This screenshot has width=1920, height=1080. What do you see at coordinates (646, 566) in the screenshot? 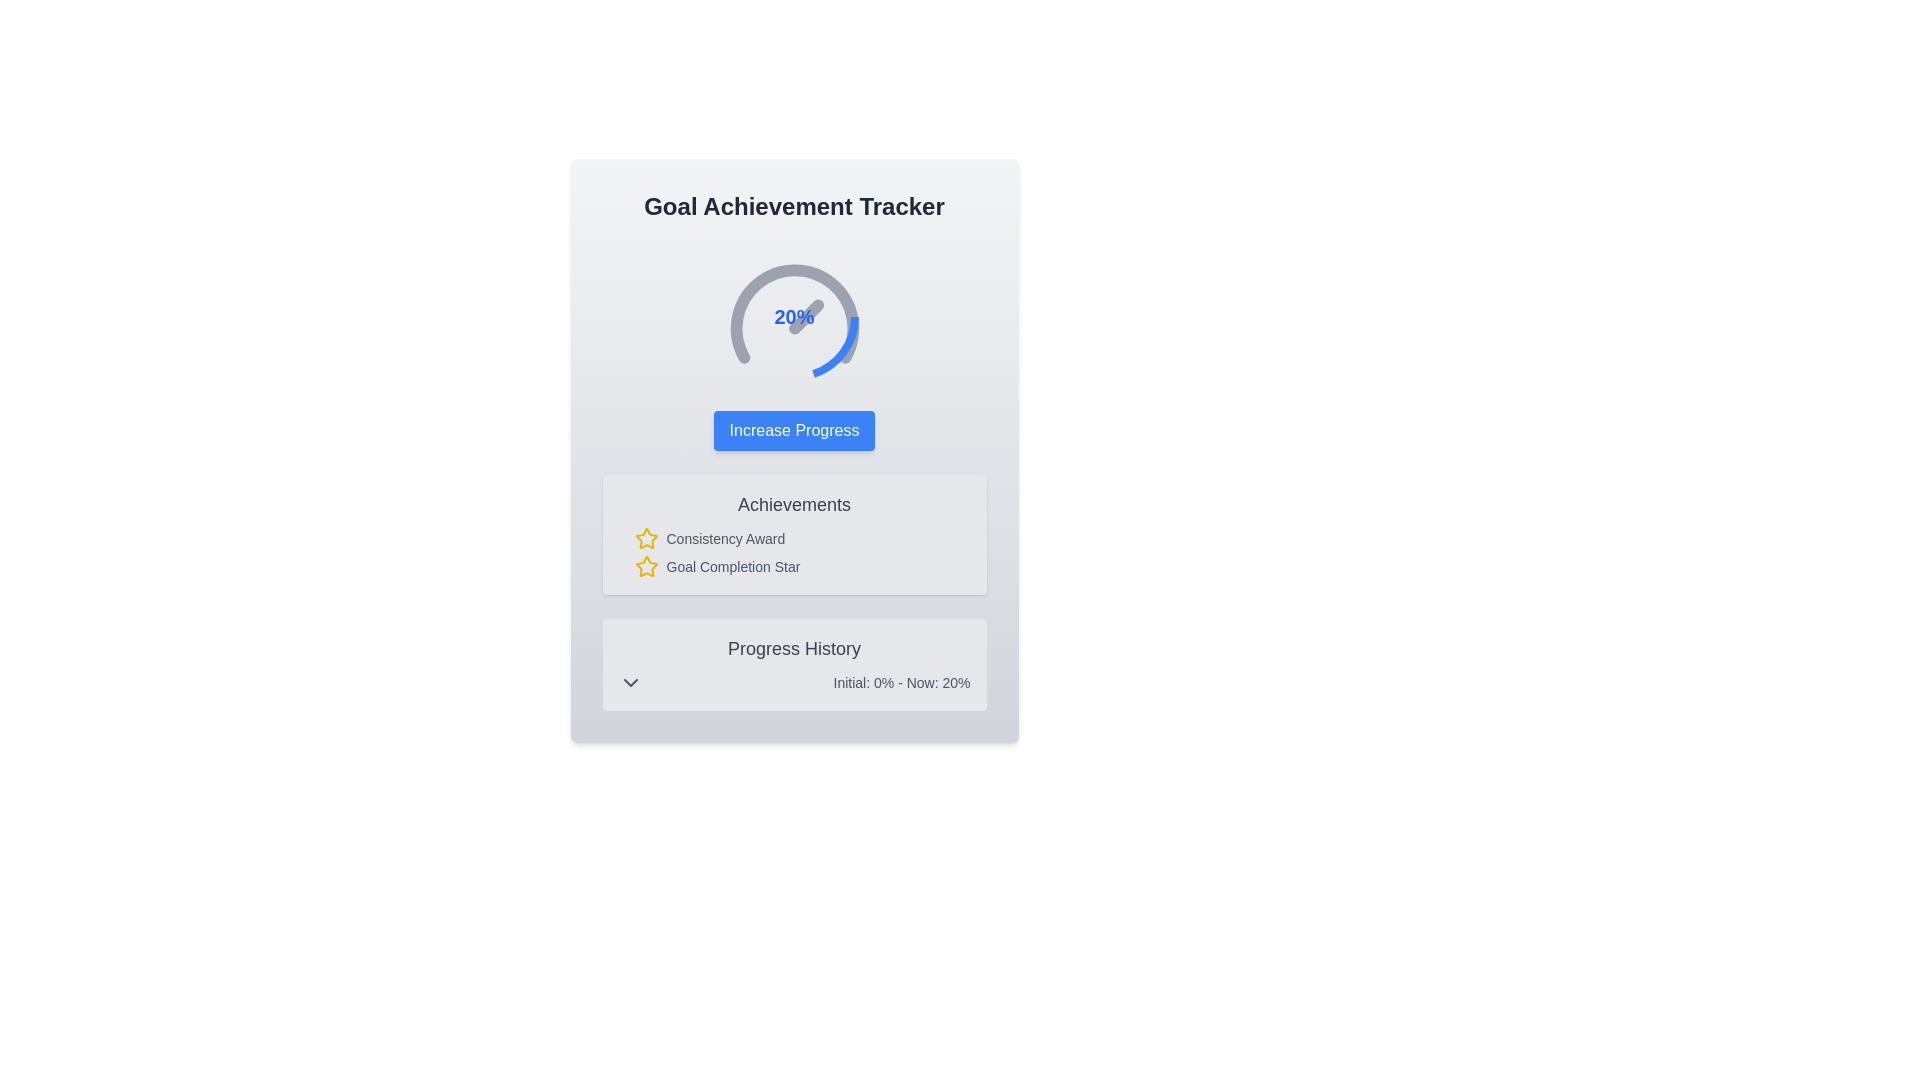
I see `the first icon in the 'Achievements' section that represents the 'Consistency Award.'` at bounding box center [646, 566].